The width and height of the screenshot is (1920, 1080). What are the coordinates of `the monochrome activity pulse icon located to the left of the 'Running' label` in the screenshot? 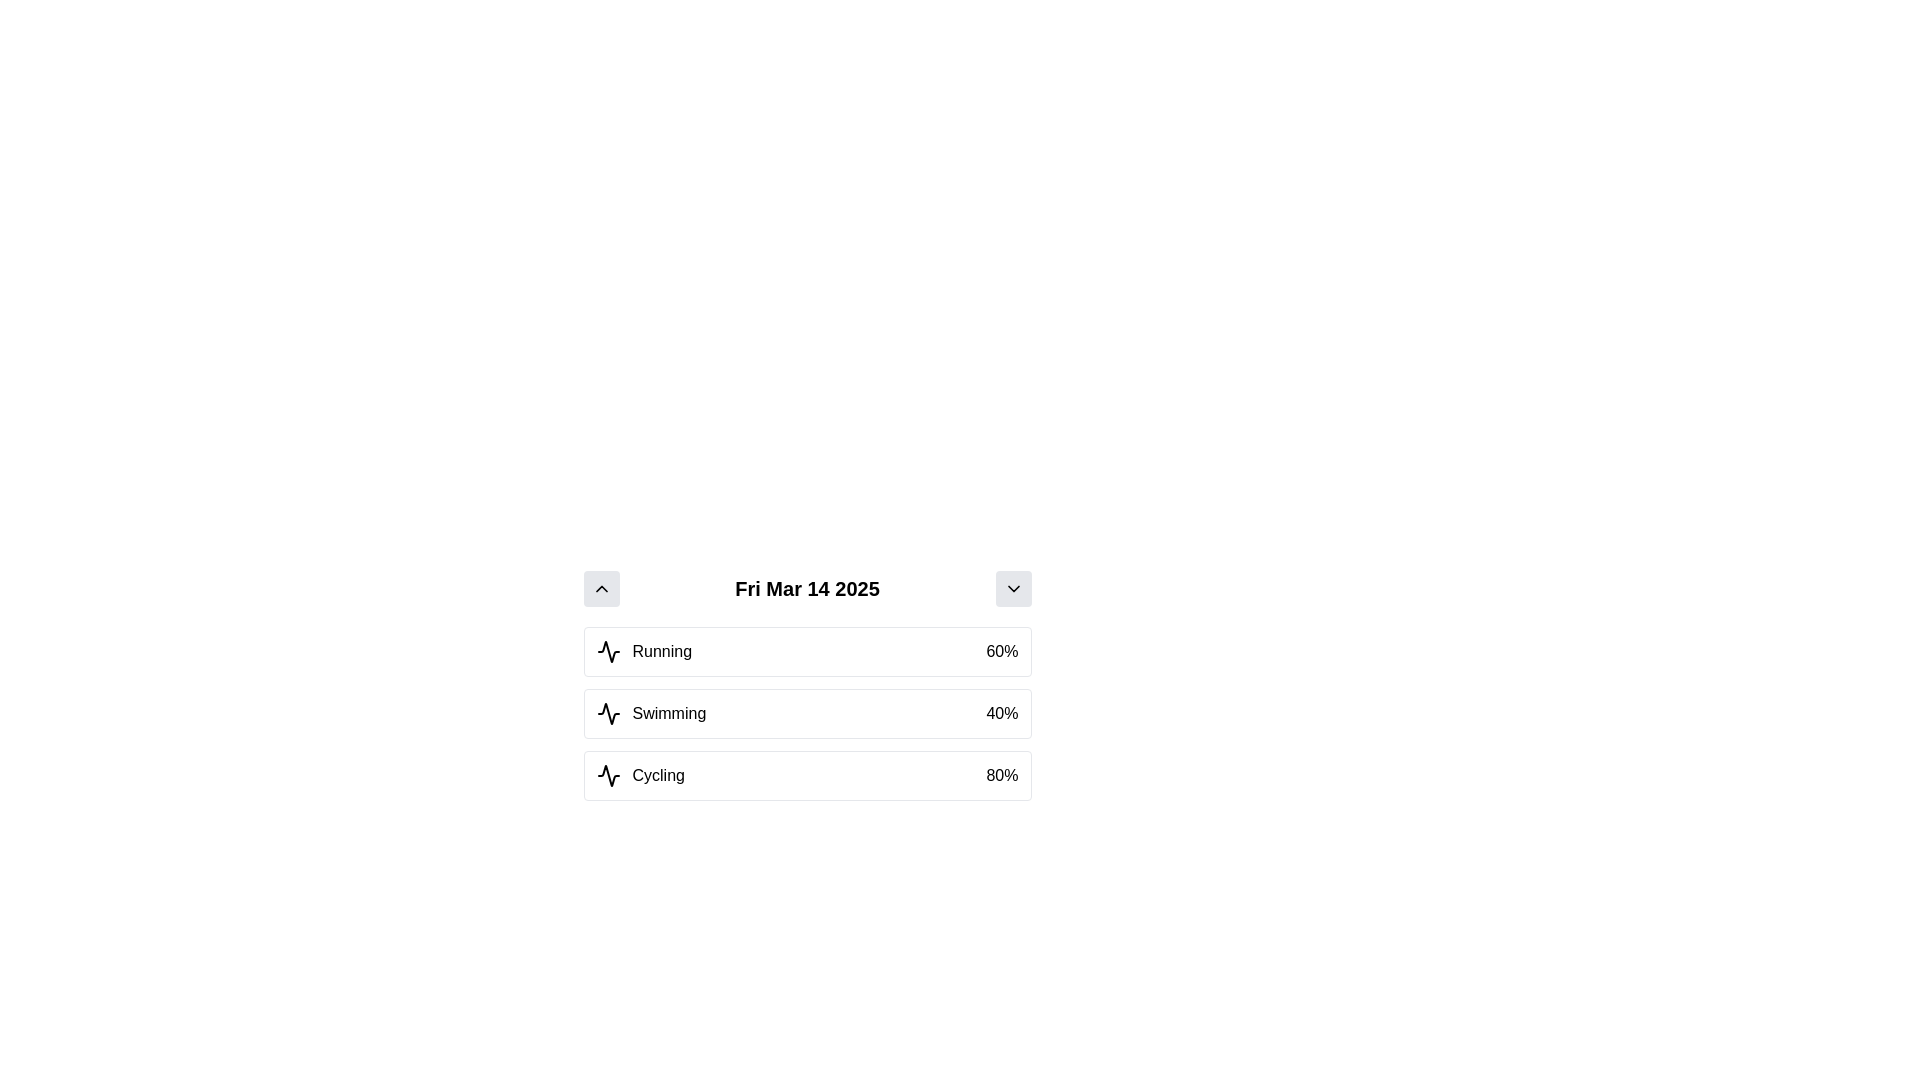 It's located at (607, 651).